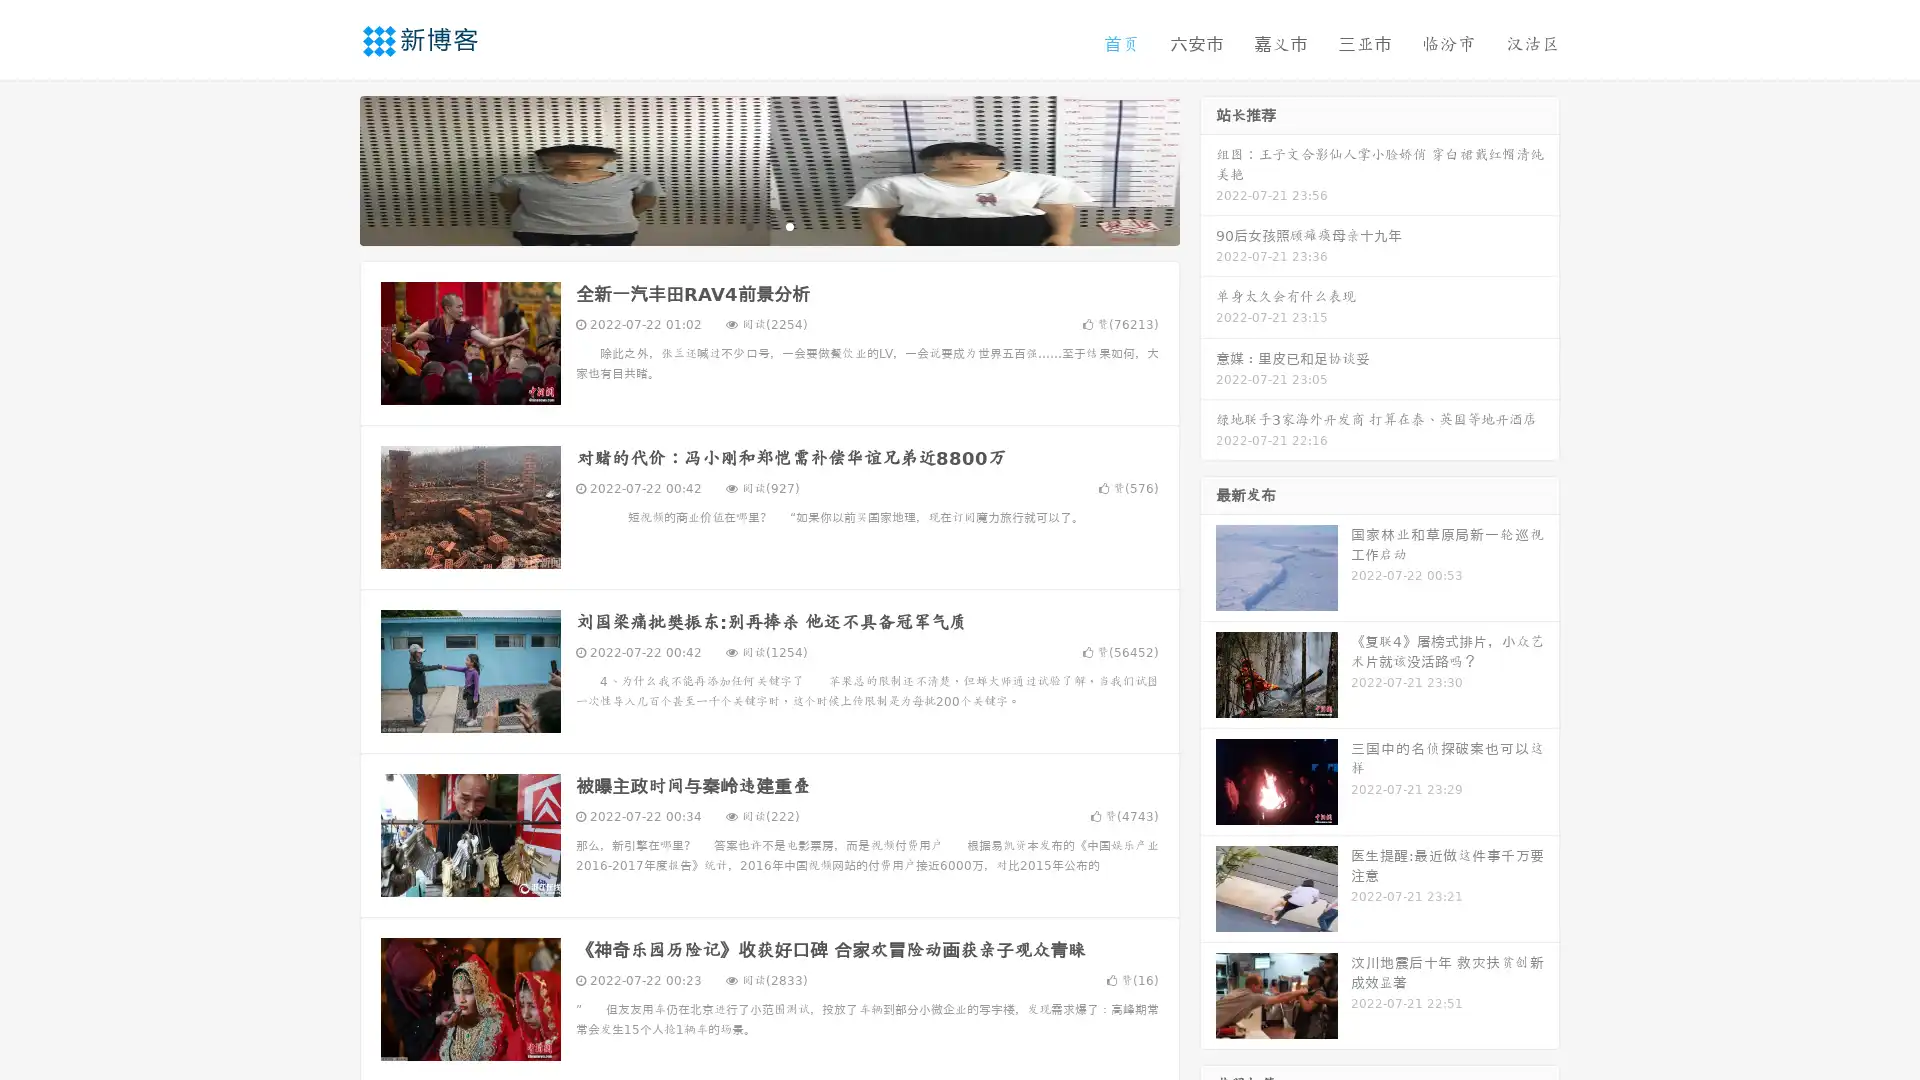 Image resolution: width=1920 pixels, height=1080 pixels. What do you see at coordinates (768, 225) in the screenshot?
I see `Go to slide 2` at bounding box center [768, 225].